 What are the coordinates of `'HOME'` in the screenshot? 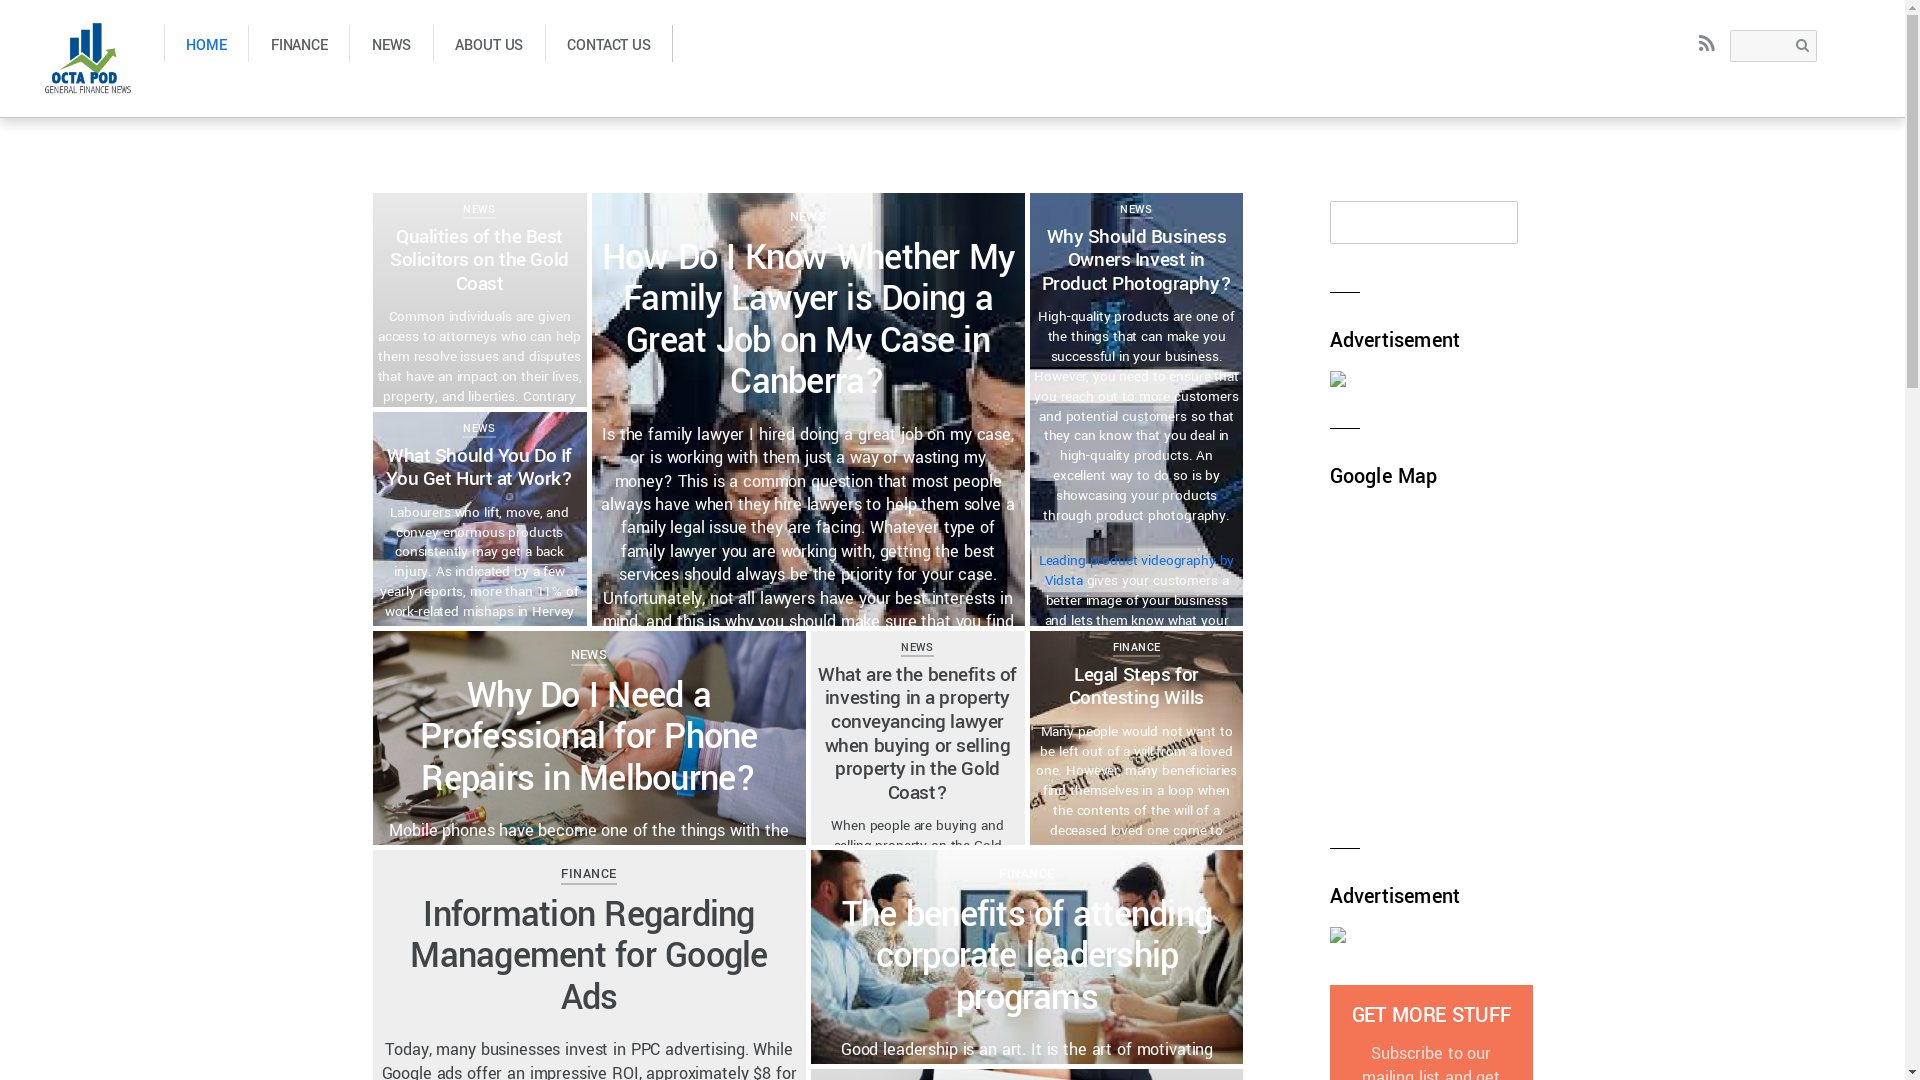 It's located at (163, 42).